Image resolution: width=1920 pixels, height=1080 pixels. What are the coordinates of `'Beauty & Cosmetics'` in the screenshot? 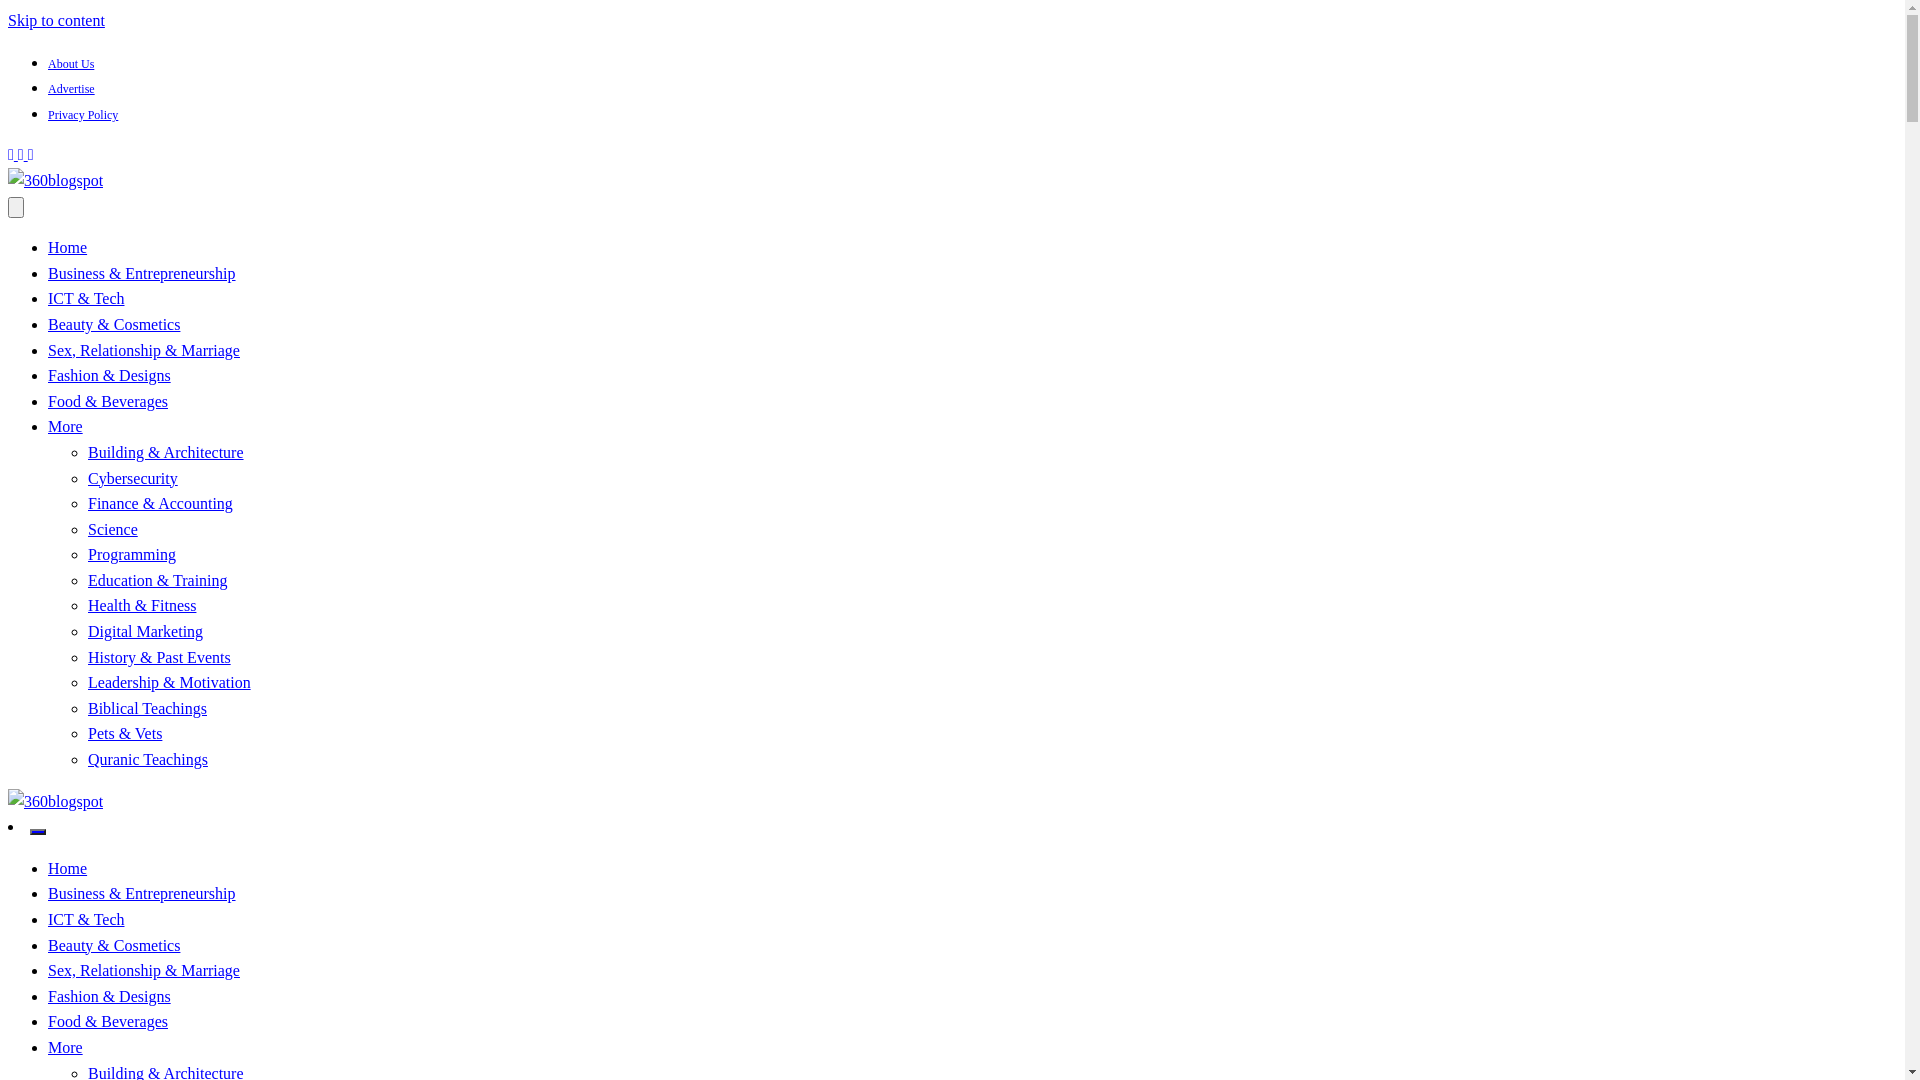 It's located at (113, 945).